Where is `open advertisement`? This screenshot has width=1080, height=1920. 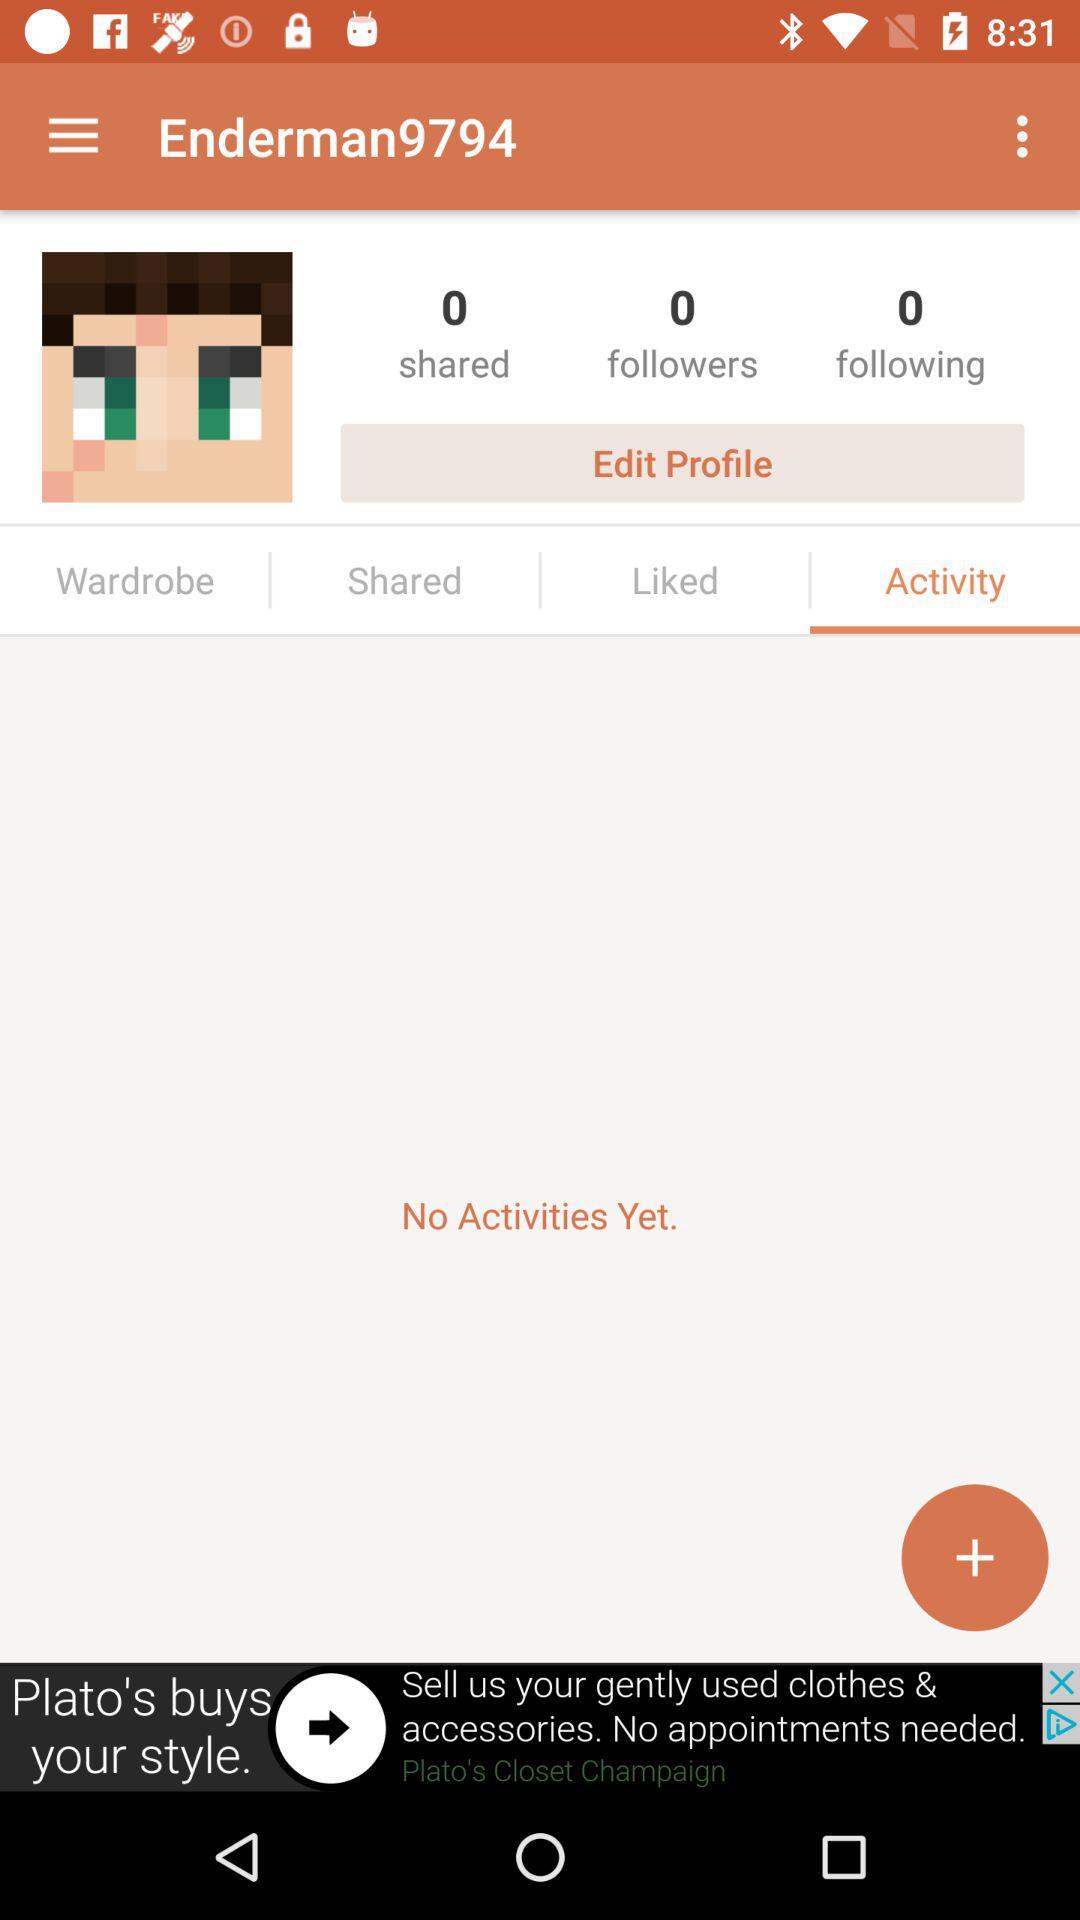
open advertisement is located at coordinates (540, 1727).